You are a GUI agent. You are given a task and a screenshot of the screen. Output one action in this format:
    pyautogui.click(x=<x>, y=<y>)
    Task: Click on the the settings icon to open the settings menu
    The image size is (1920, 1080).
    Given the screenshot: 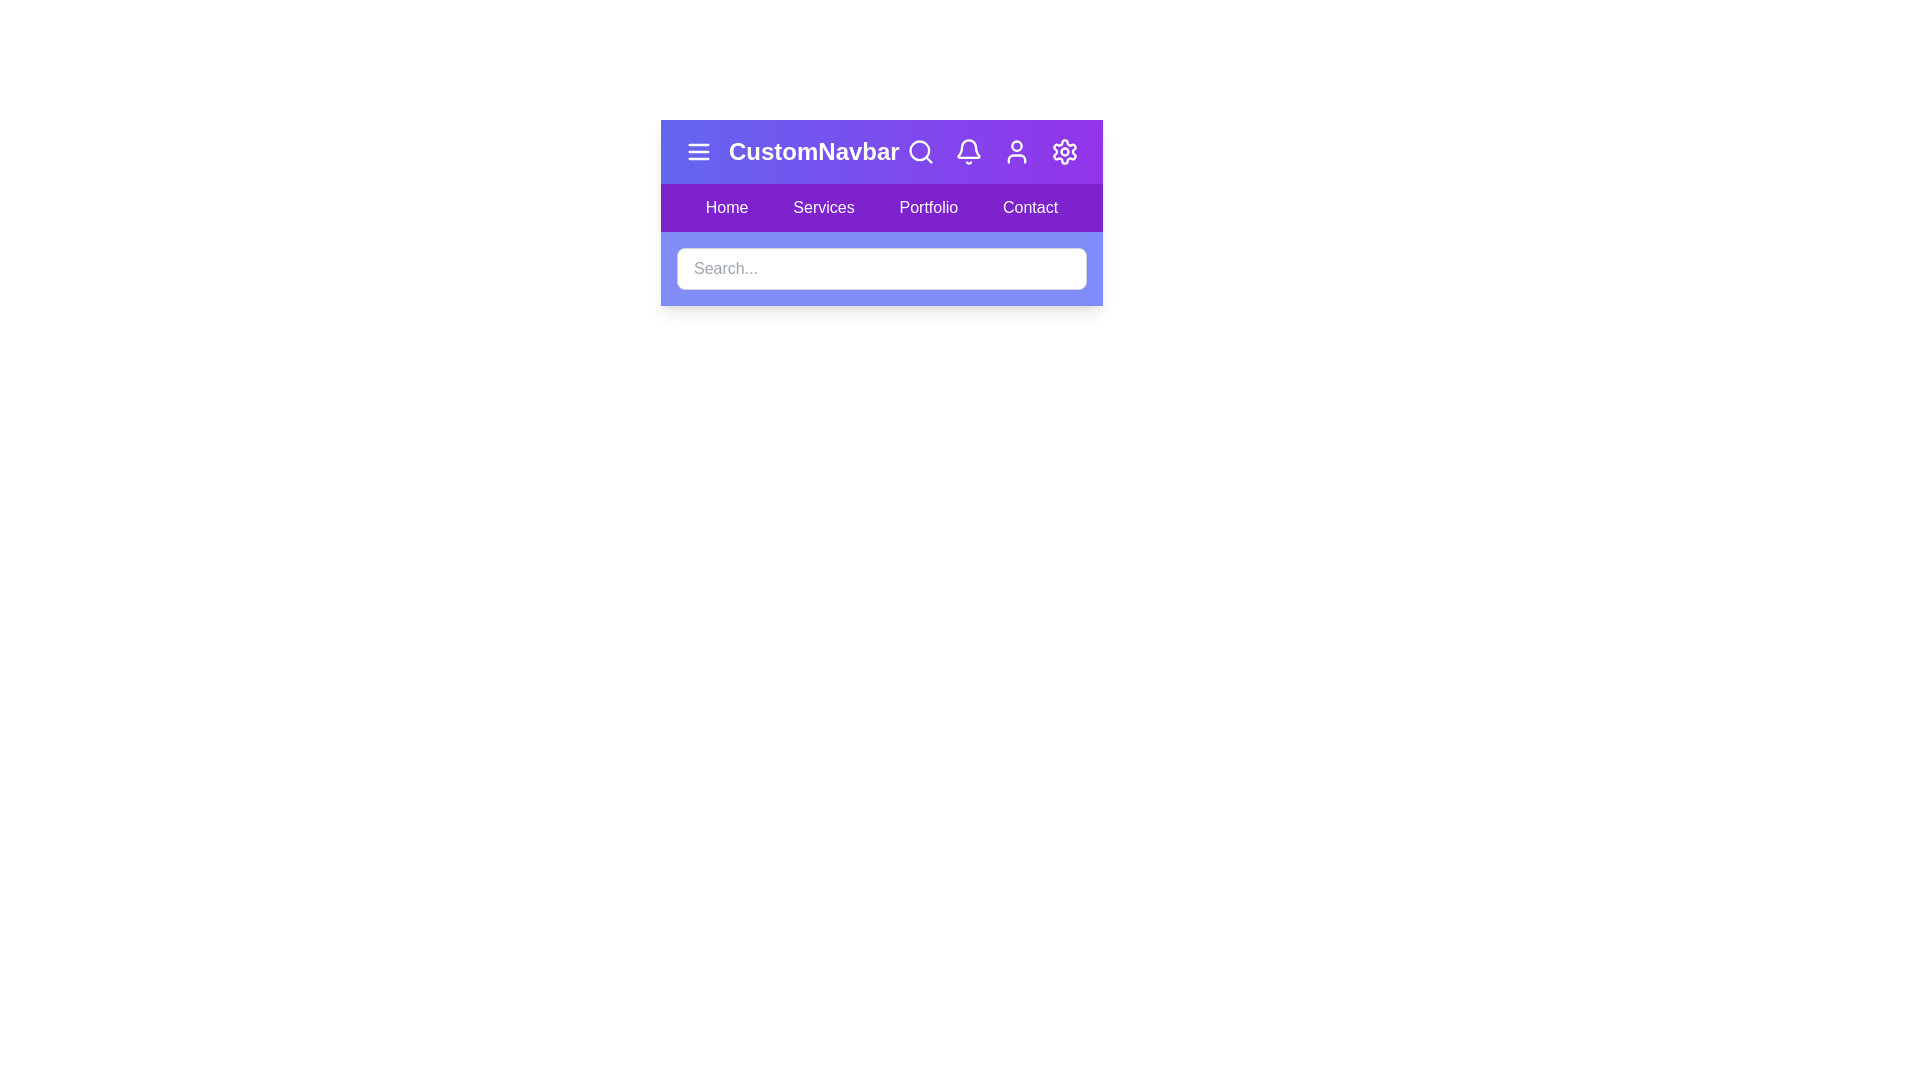 What is the action you would take?
    pyautogui.click(x=1064, y=150)
    